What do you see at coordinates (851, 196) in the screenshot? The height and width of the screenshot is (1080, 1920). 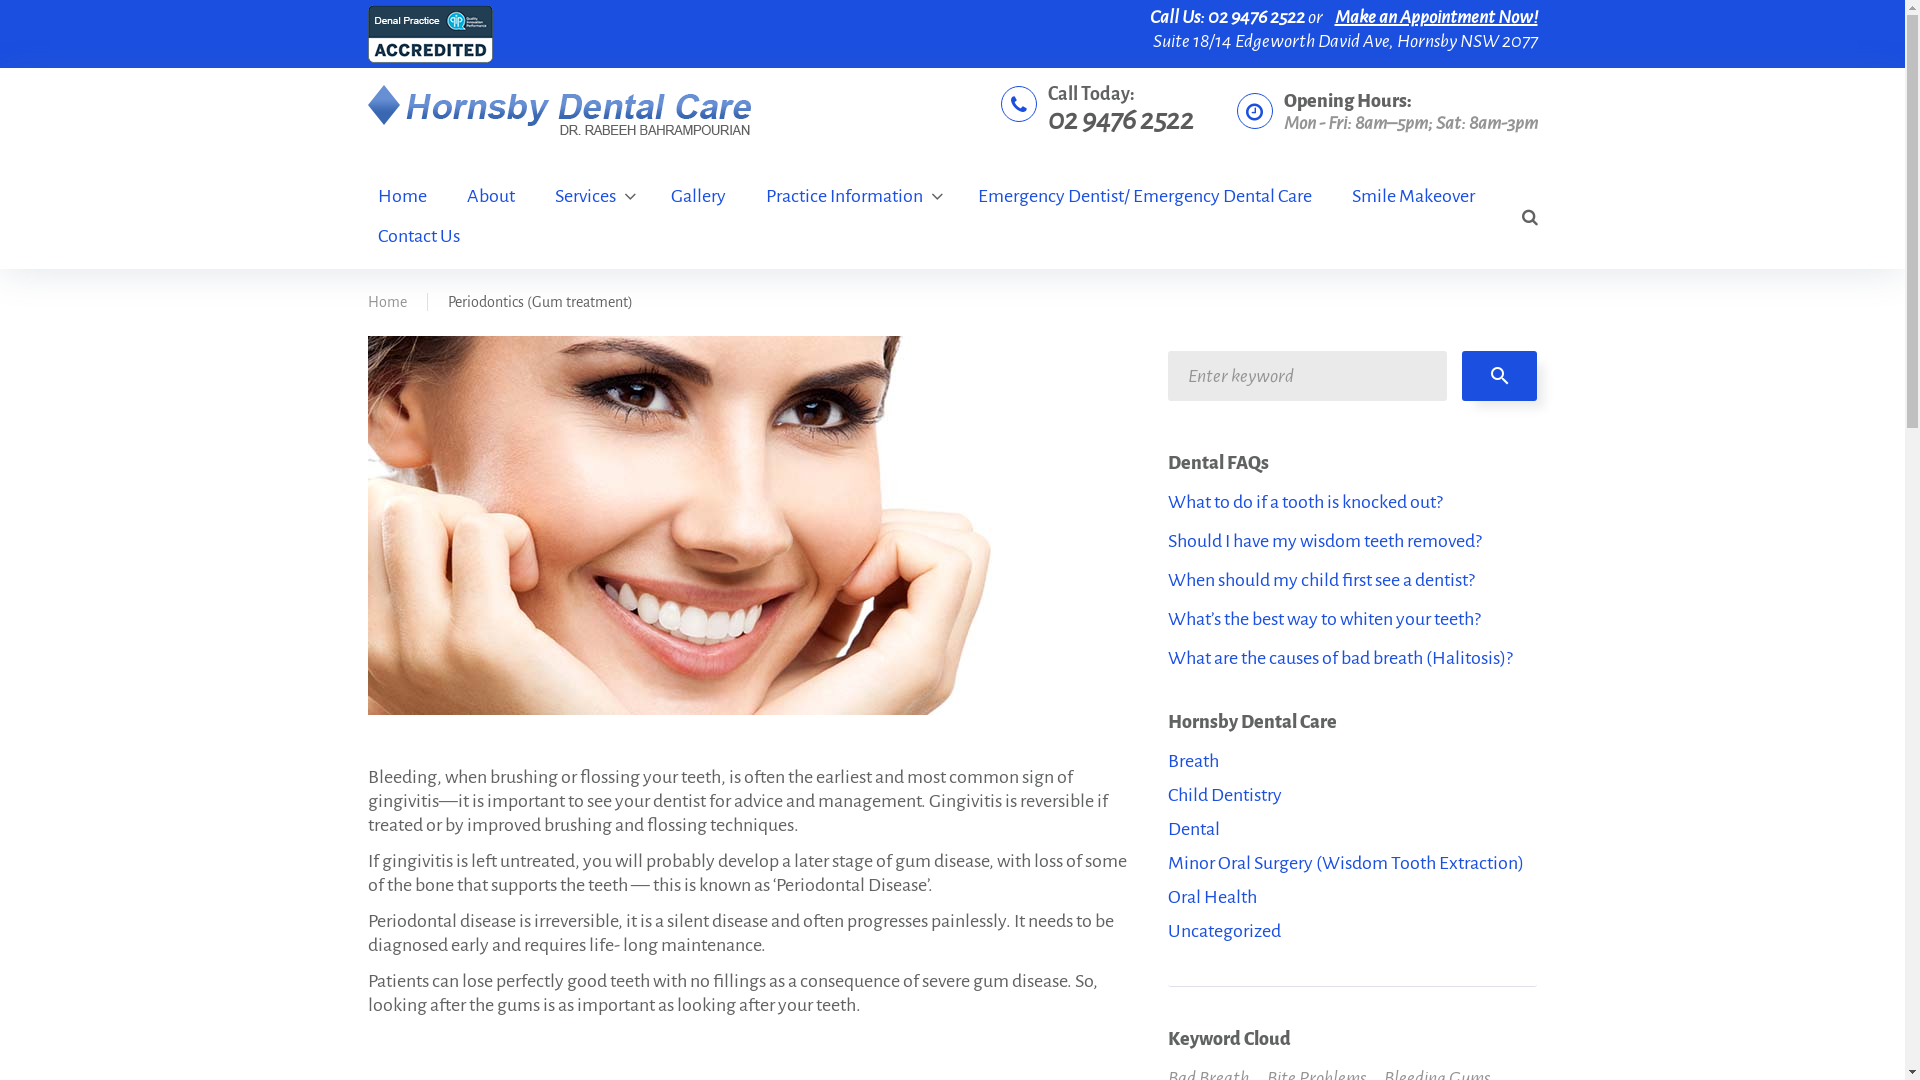 I see `'Practice Information'` at bounding box center [851, 196].